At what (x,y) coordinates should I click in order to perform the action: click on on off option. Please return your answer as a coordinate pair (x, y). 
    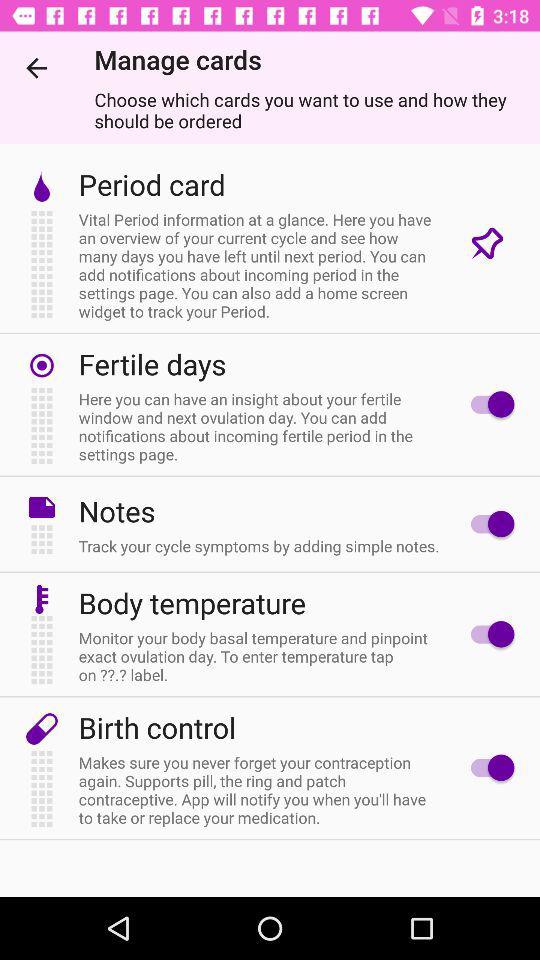
    Looking at the image, I should click on (486, 633).